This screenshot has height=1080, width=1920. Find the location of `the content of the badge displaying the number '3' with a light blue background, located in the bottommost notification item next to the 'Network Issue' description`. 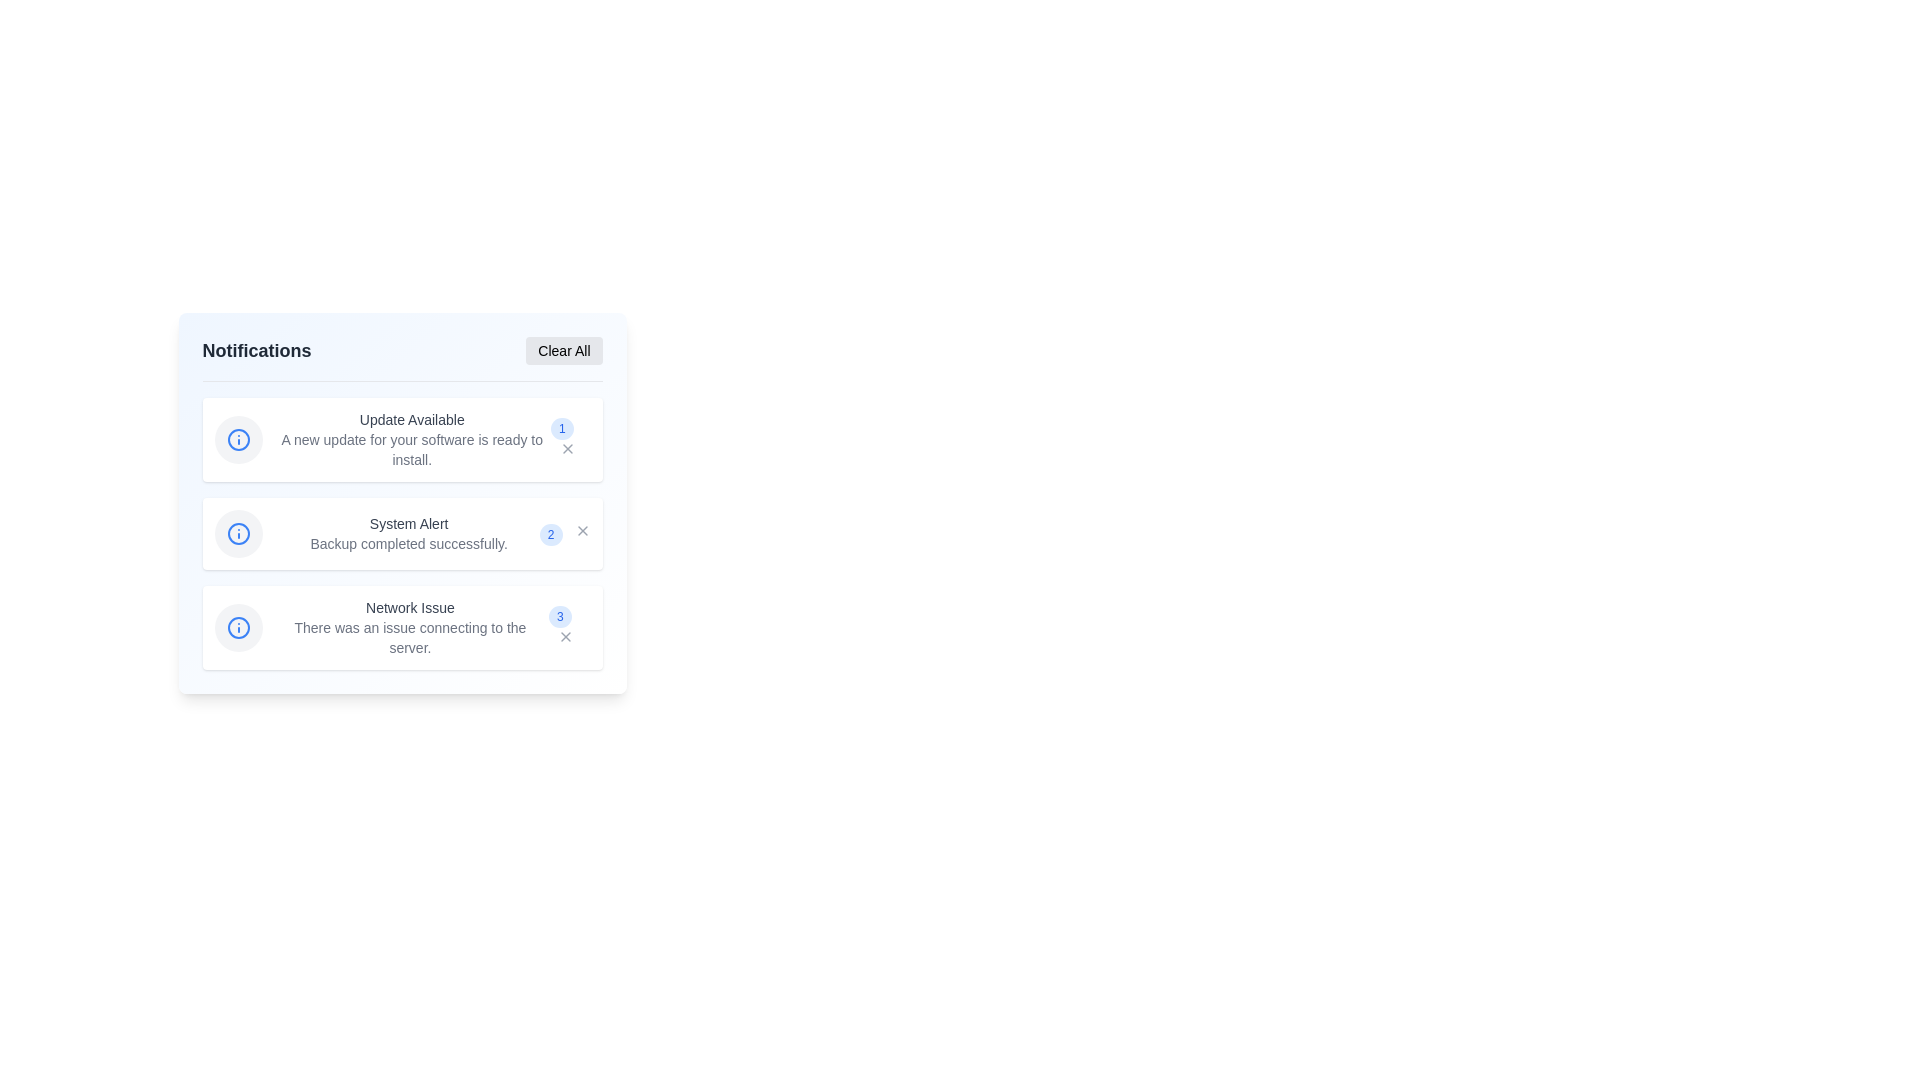

the content of the badge displaying the number '3' with a light blue background, located in the bottommost notification item next to the 'Network Issue' description is located at coordinates (560, 616).